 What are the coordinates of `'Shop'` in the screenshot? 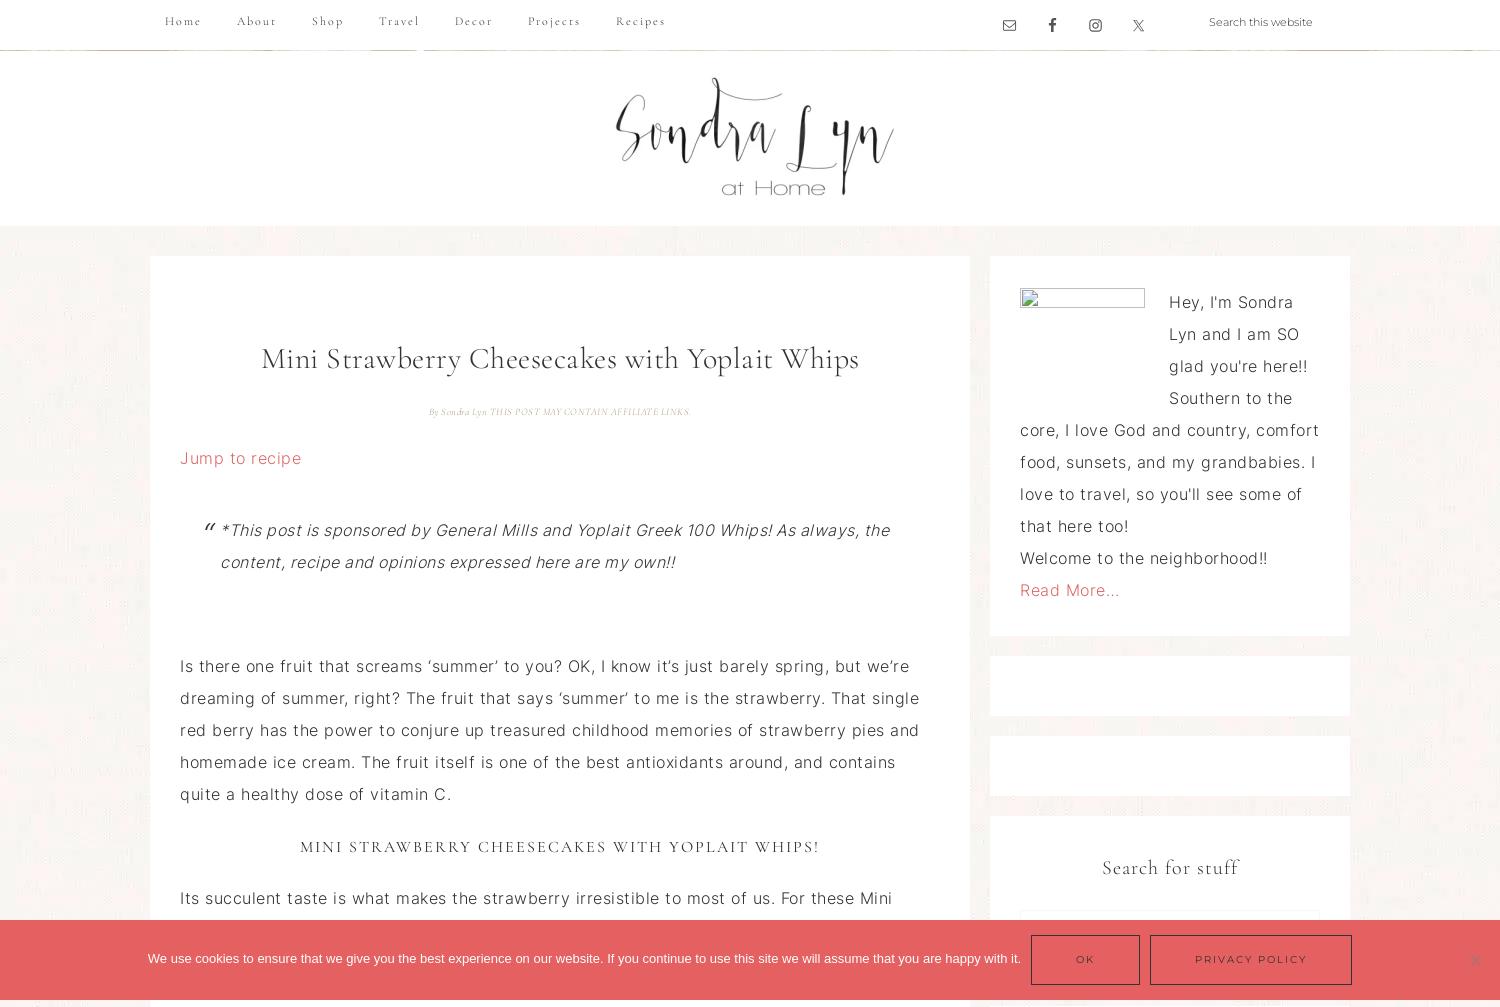 It's located at (327, 21).